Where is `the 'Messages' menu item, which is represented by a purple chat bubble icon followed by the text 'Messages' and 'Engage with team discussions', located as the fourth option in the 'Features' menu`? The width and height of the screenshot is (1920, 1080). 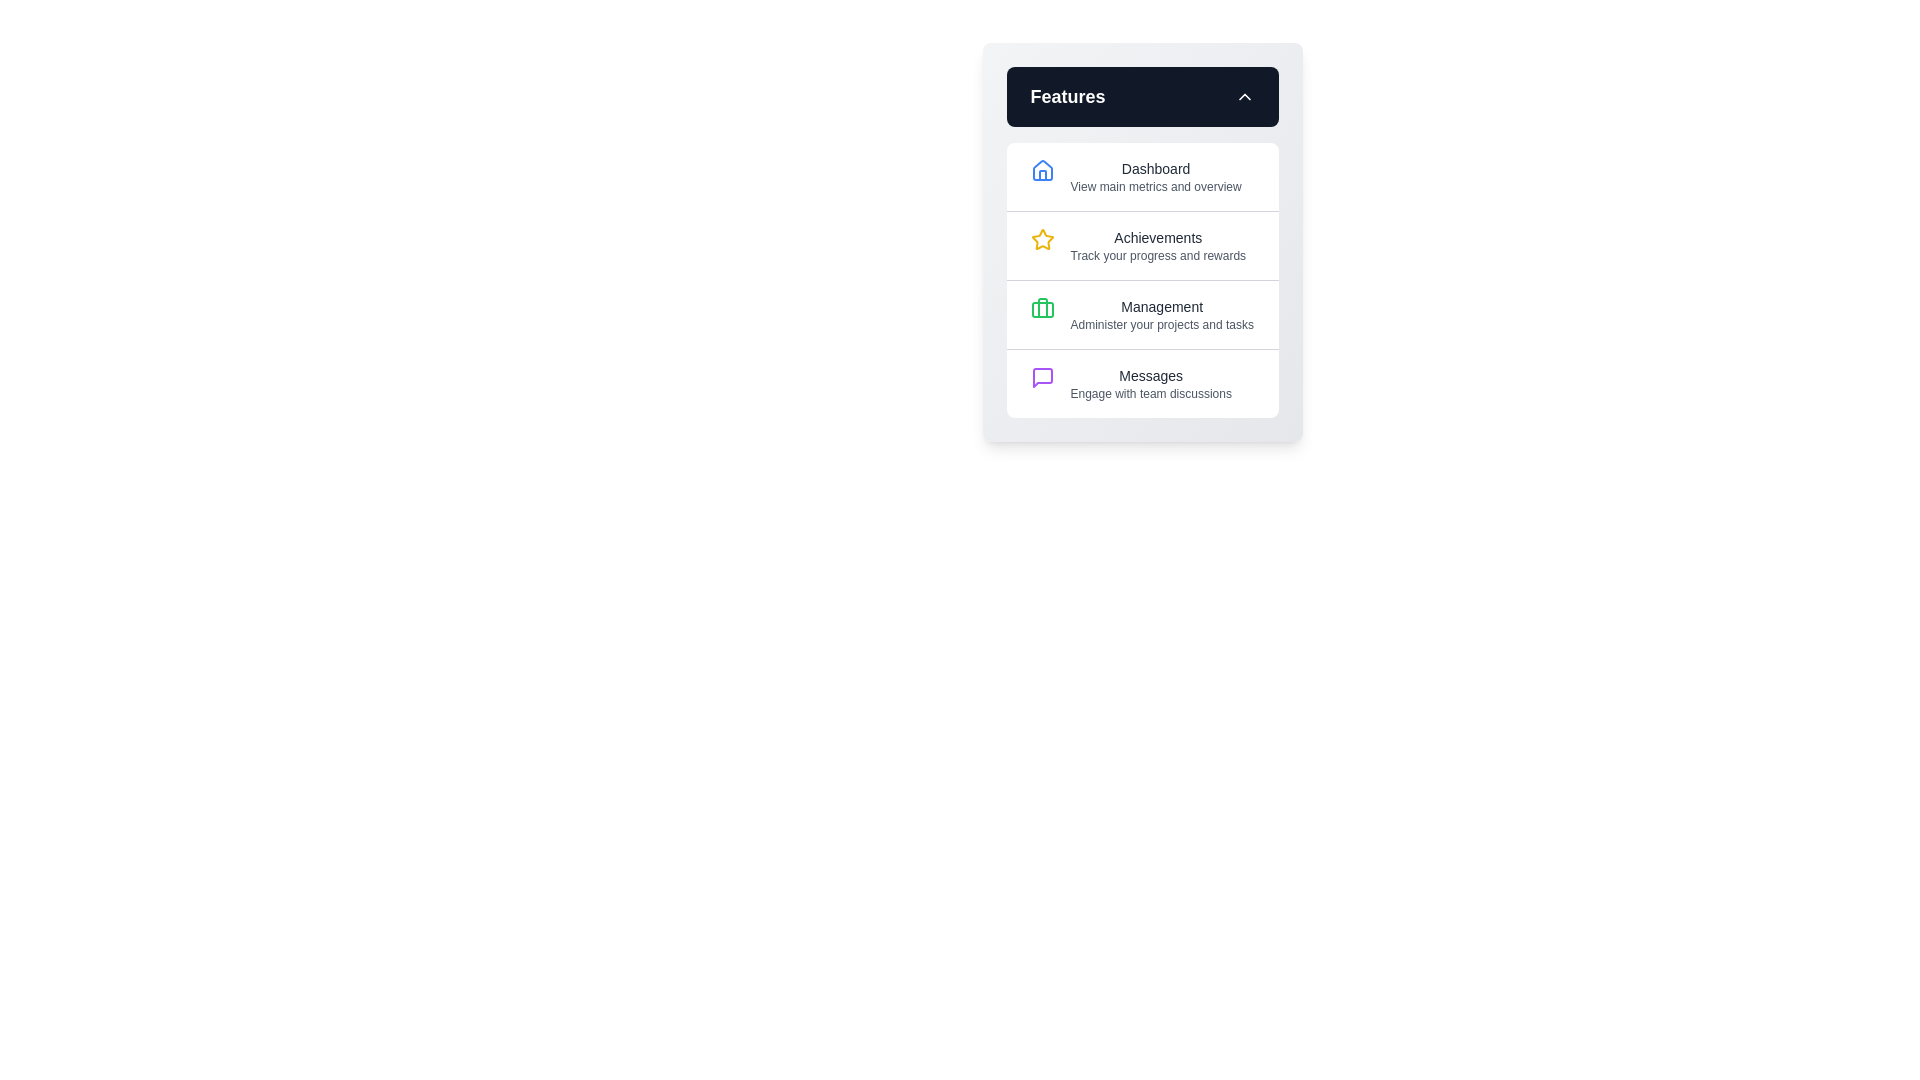 the 'Messages' menu item, which is represented by a purple chat bubble icon followed by the text 'Messages' and 'Engage with team discussions', located as the fourth option in the 'Features' menu is located at coordinates (1142, 383).